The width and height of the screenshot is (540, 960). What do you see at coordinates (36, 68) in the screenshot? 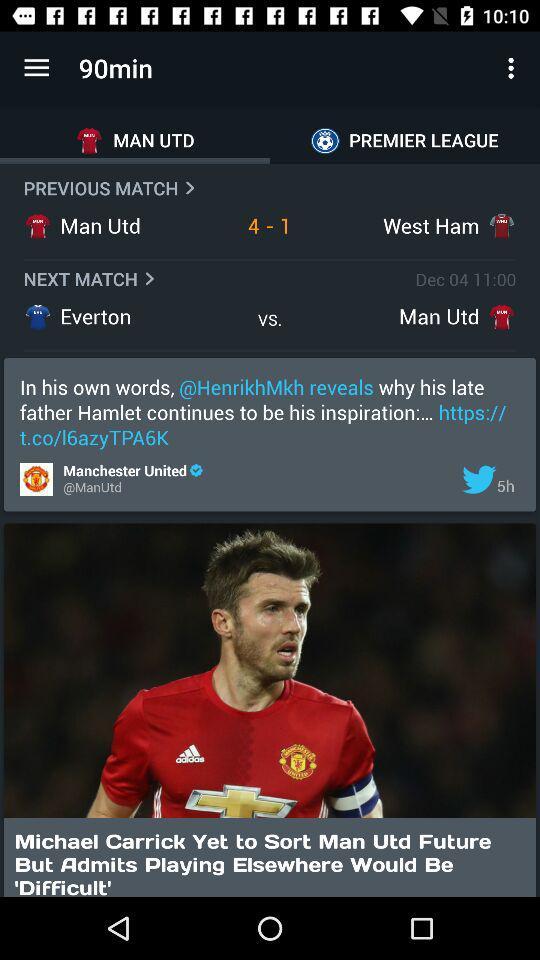
I see `app to the left of 90min icon` at bounding box center [36, 68].